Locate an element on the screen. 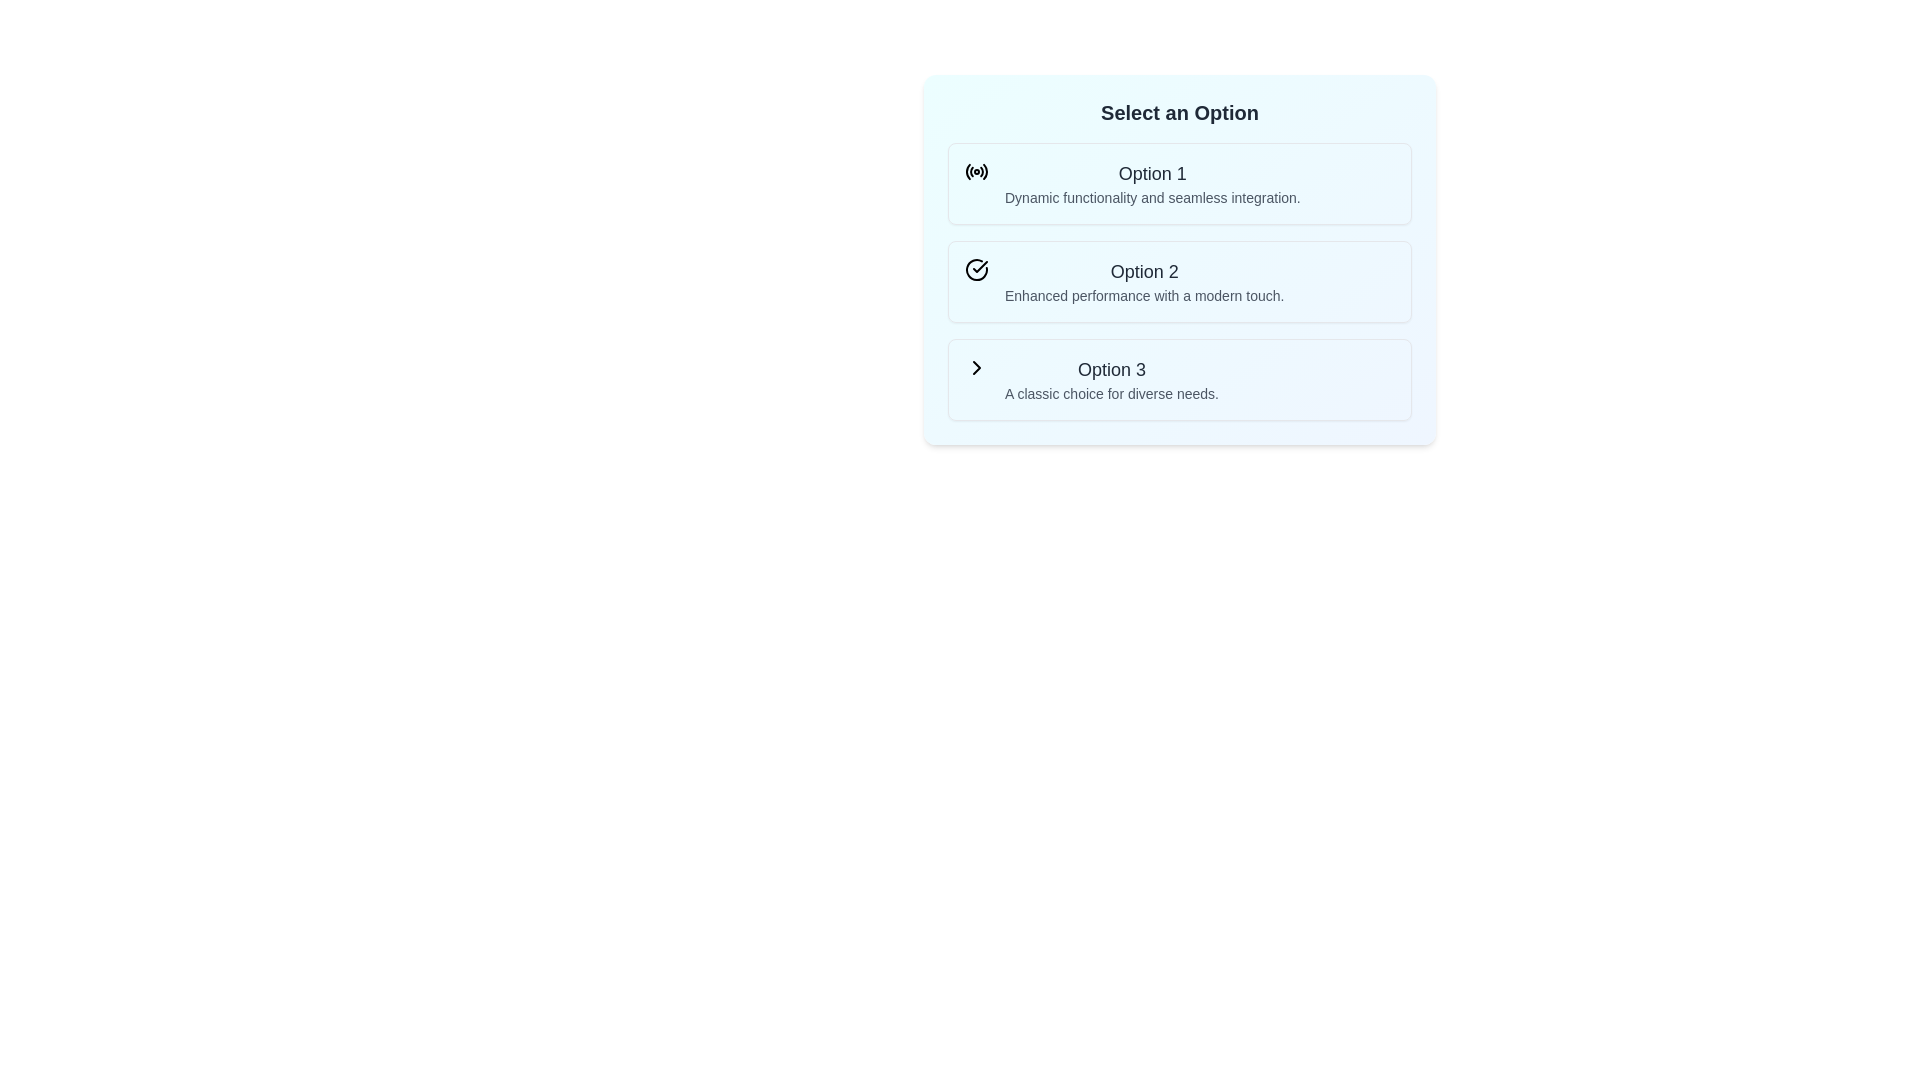  the static text label providing additional descriptive information about 'Option 3', which is located directly underneath the larger text 'Option 3' is located at coordinates (1111, 393).